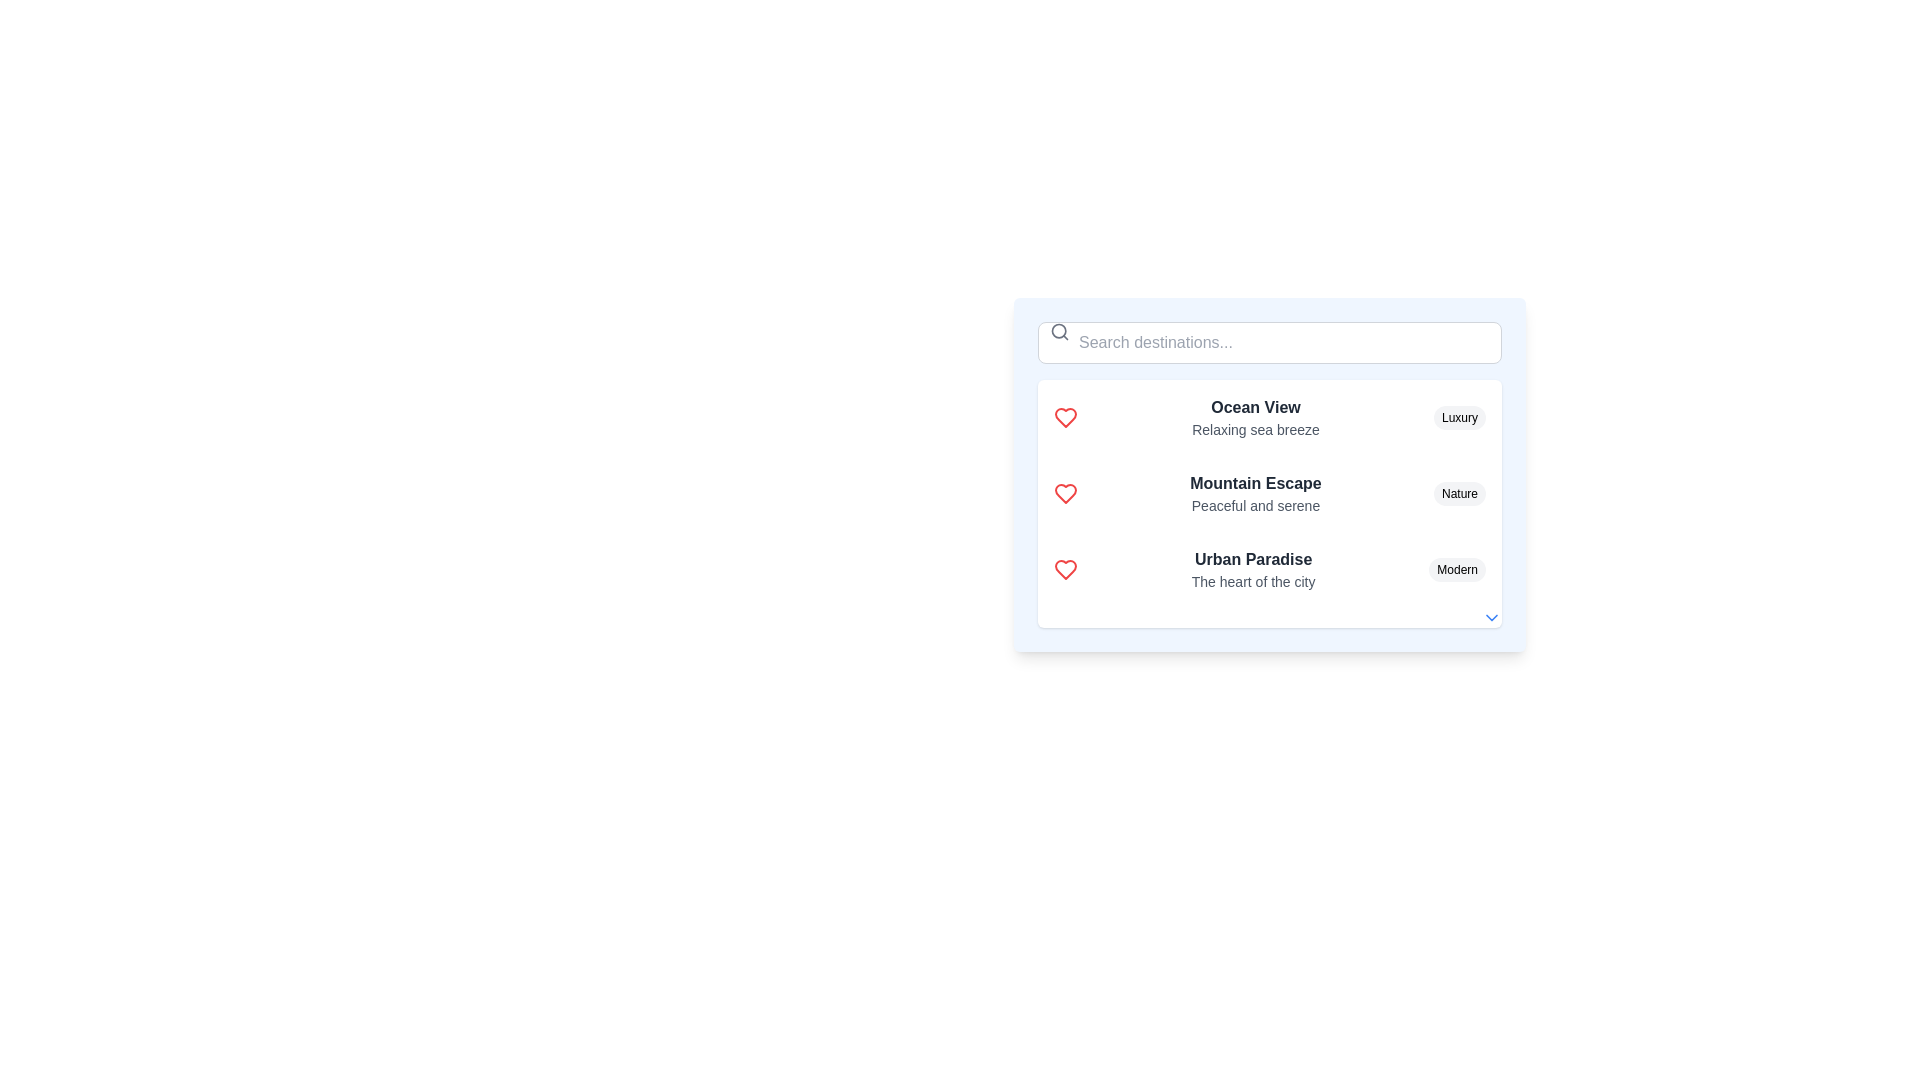 The height and width of the screenshot is (1080, 1920). I want to click on the heart-shaped icon representing the favoriting function located to the left of the text 'Mountain Escape' in the middle row of the list of destinations, so click(1064, 493).